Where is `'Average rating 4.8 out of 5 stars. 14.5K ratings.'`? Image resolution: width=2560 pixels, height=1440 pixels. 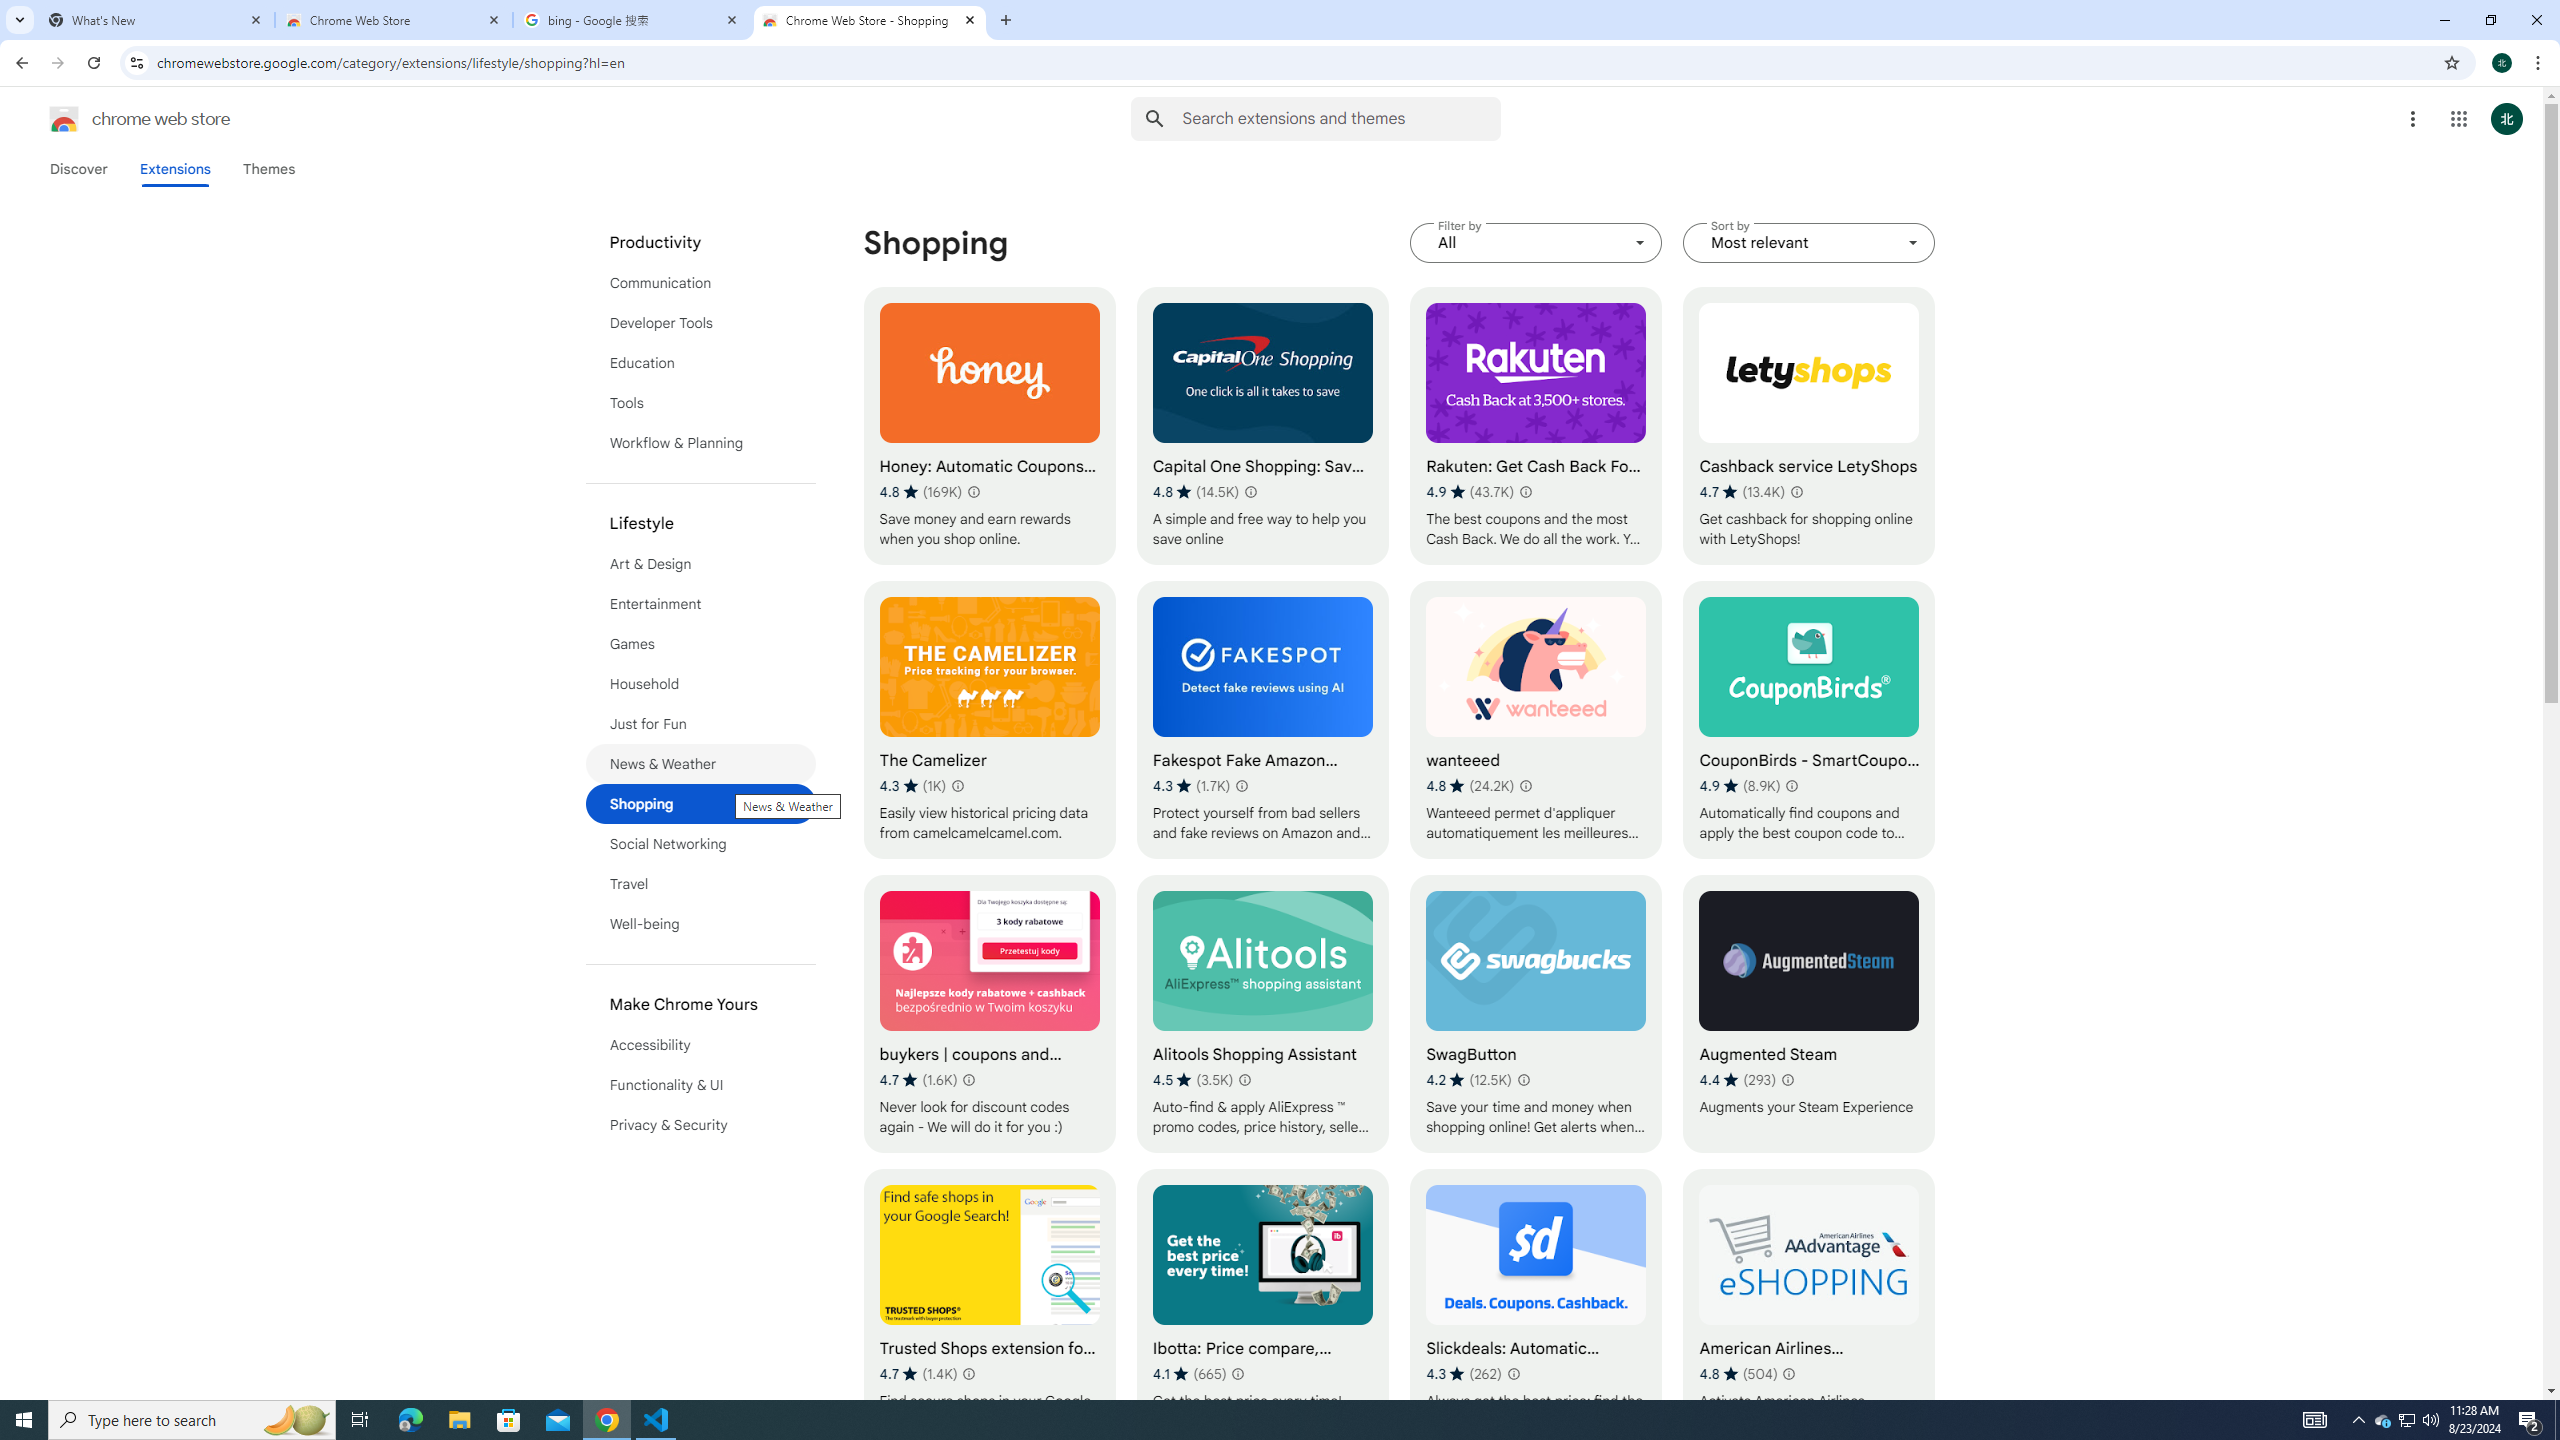 'Average rating 4.8 out of 5 stars. 14.5K ratings.' is located at coordinates (1194, 491).